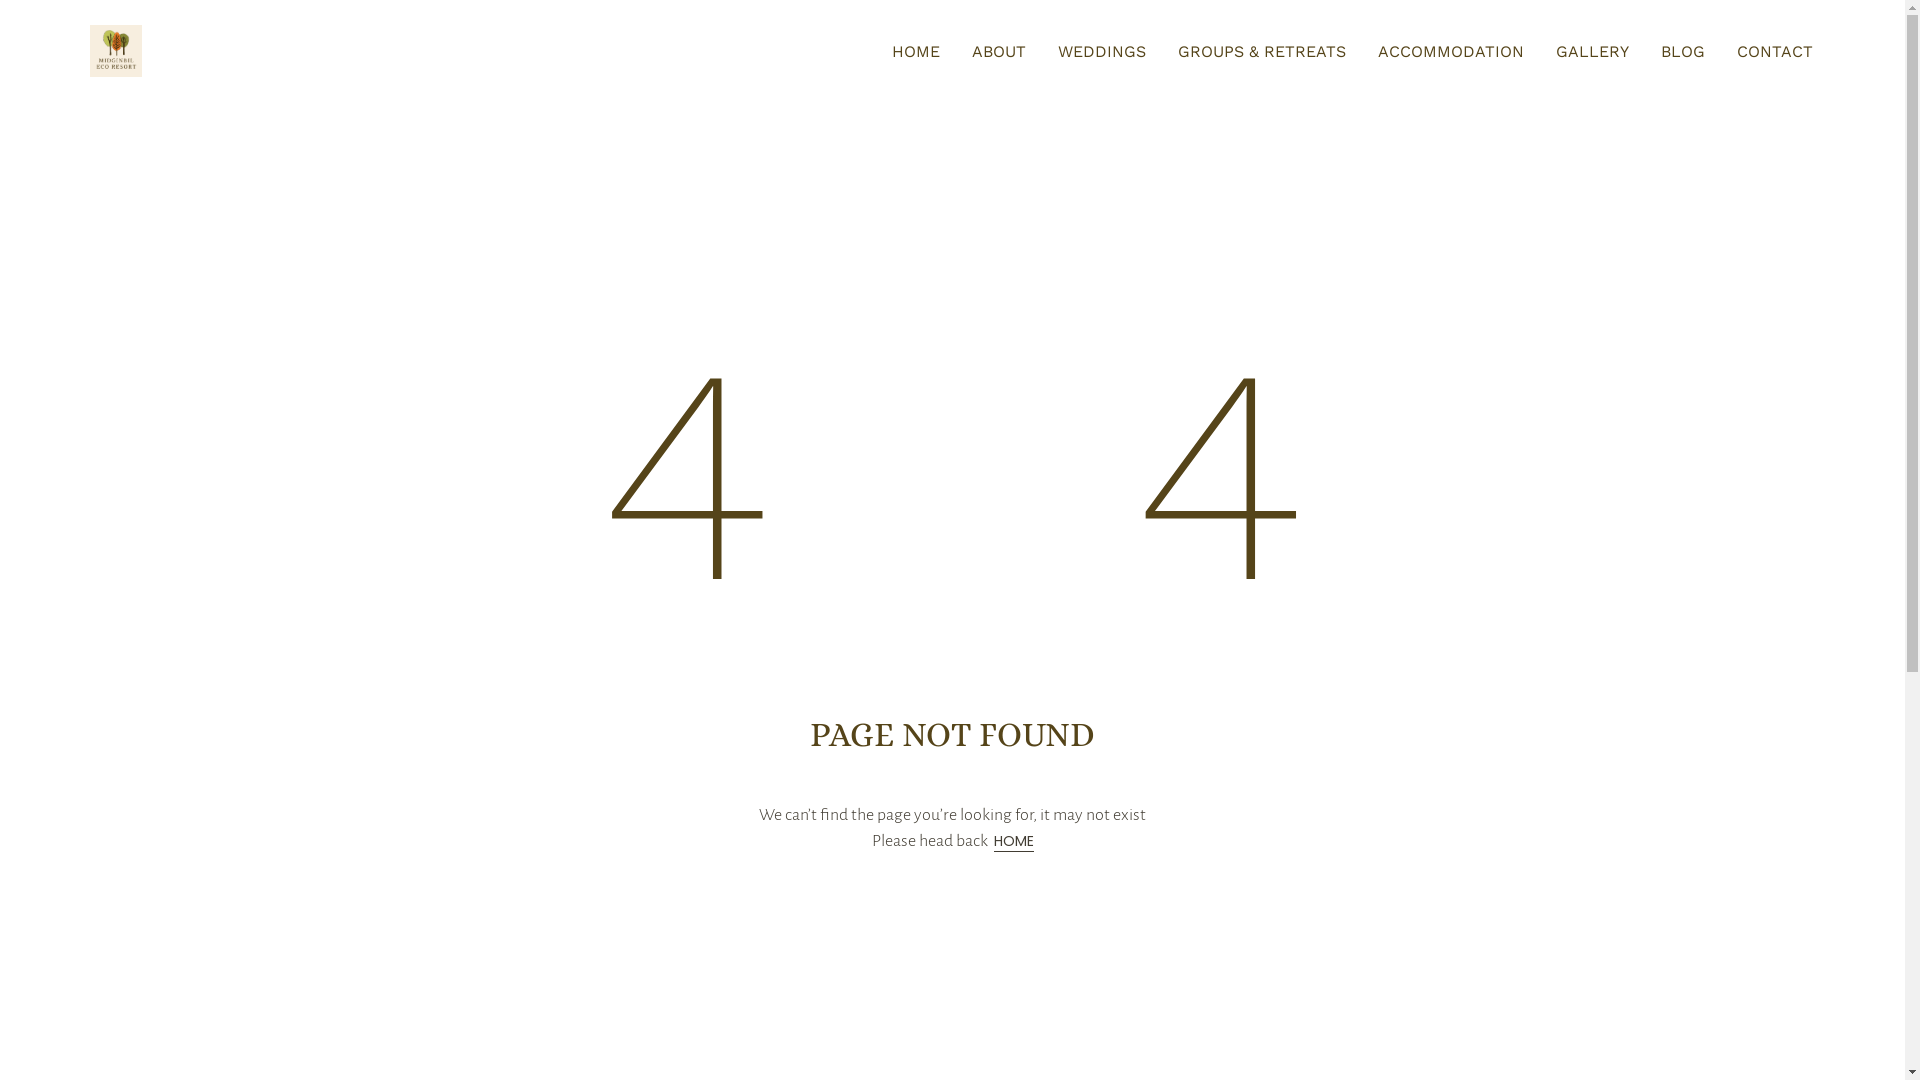 The height and width of the screenshot is (1080, 1920). What do you see at coordinates (1682, 50) in the screenshot?
I see `'BLOG'` at bounding box center [1682, 50].